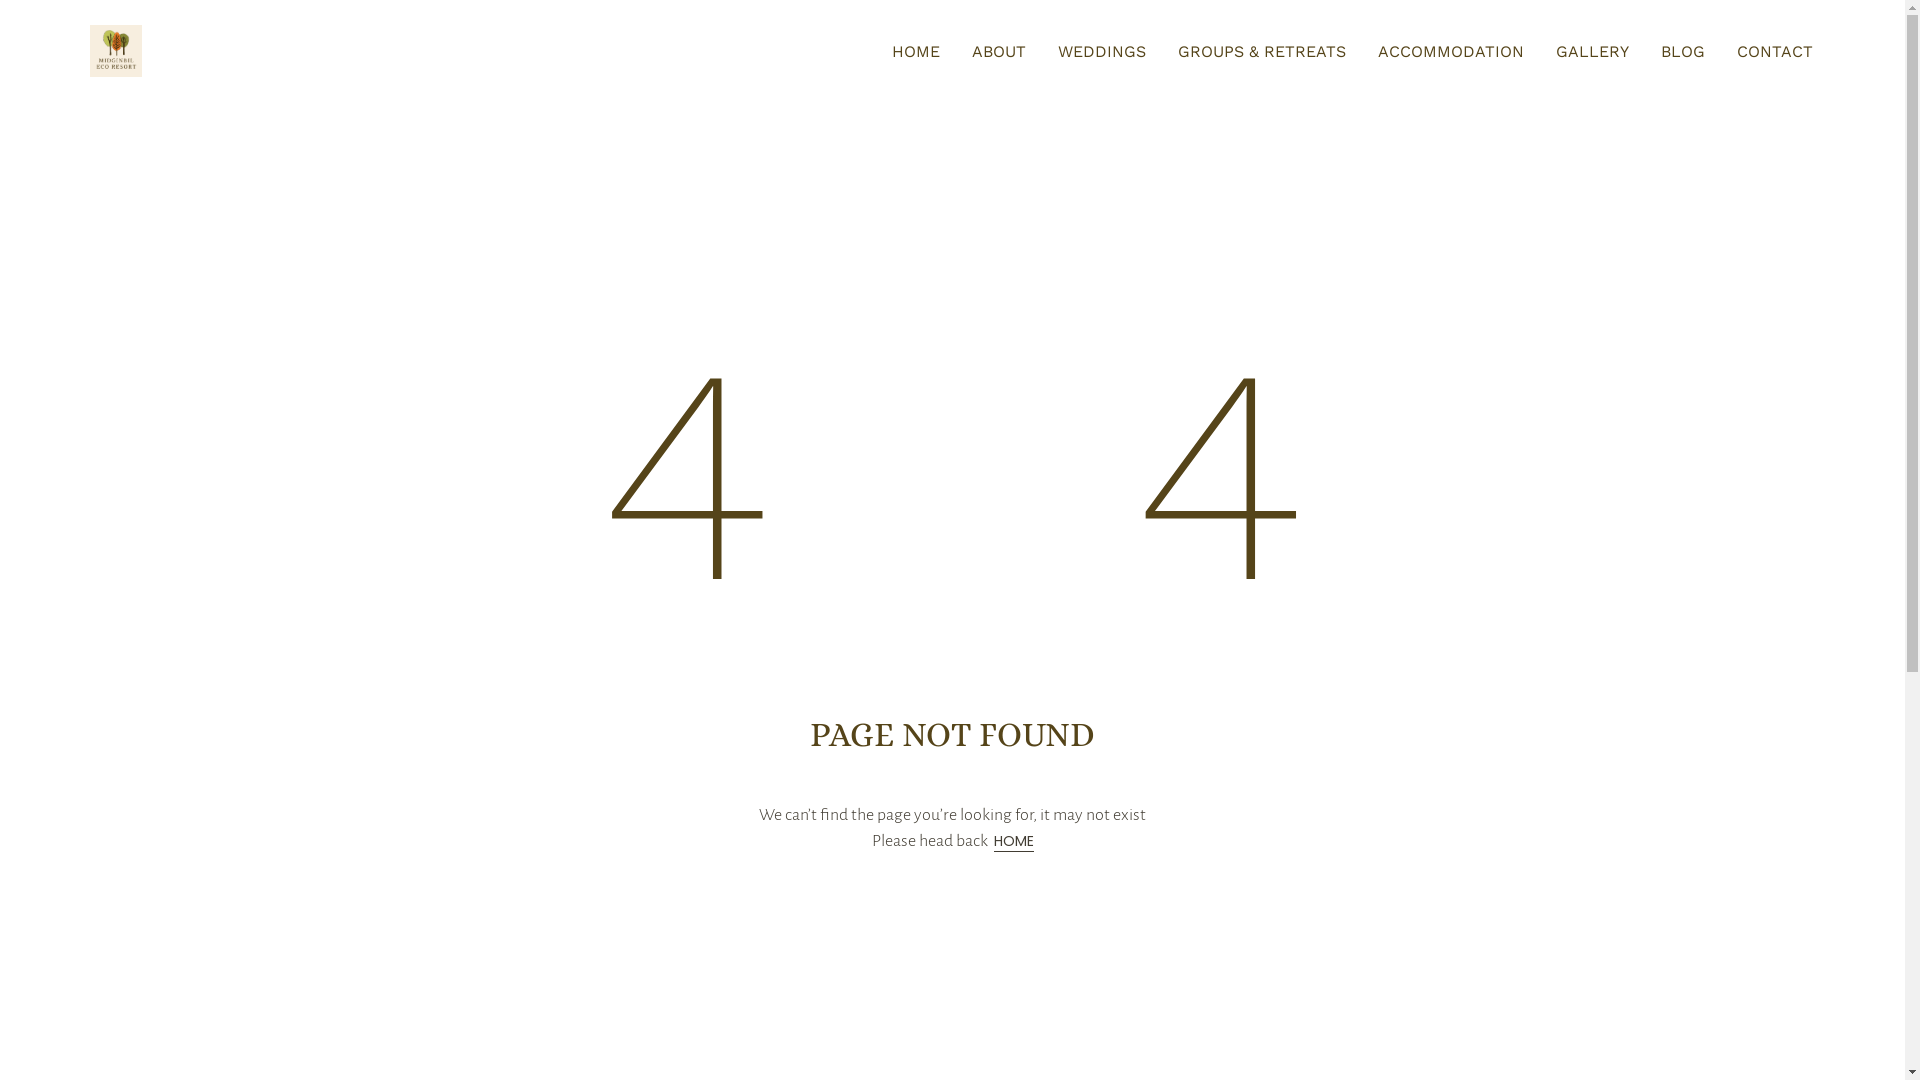 The height and width of the screenshot is (1080, 1920). What do you see at coordinates (1682, 50) in the screenshot?
I see `'BLOG'` at bounding box center [1682, 50].